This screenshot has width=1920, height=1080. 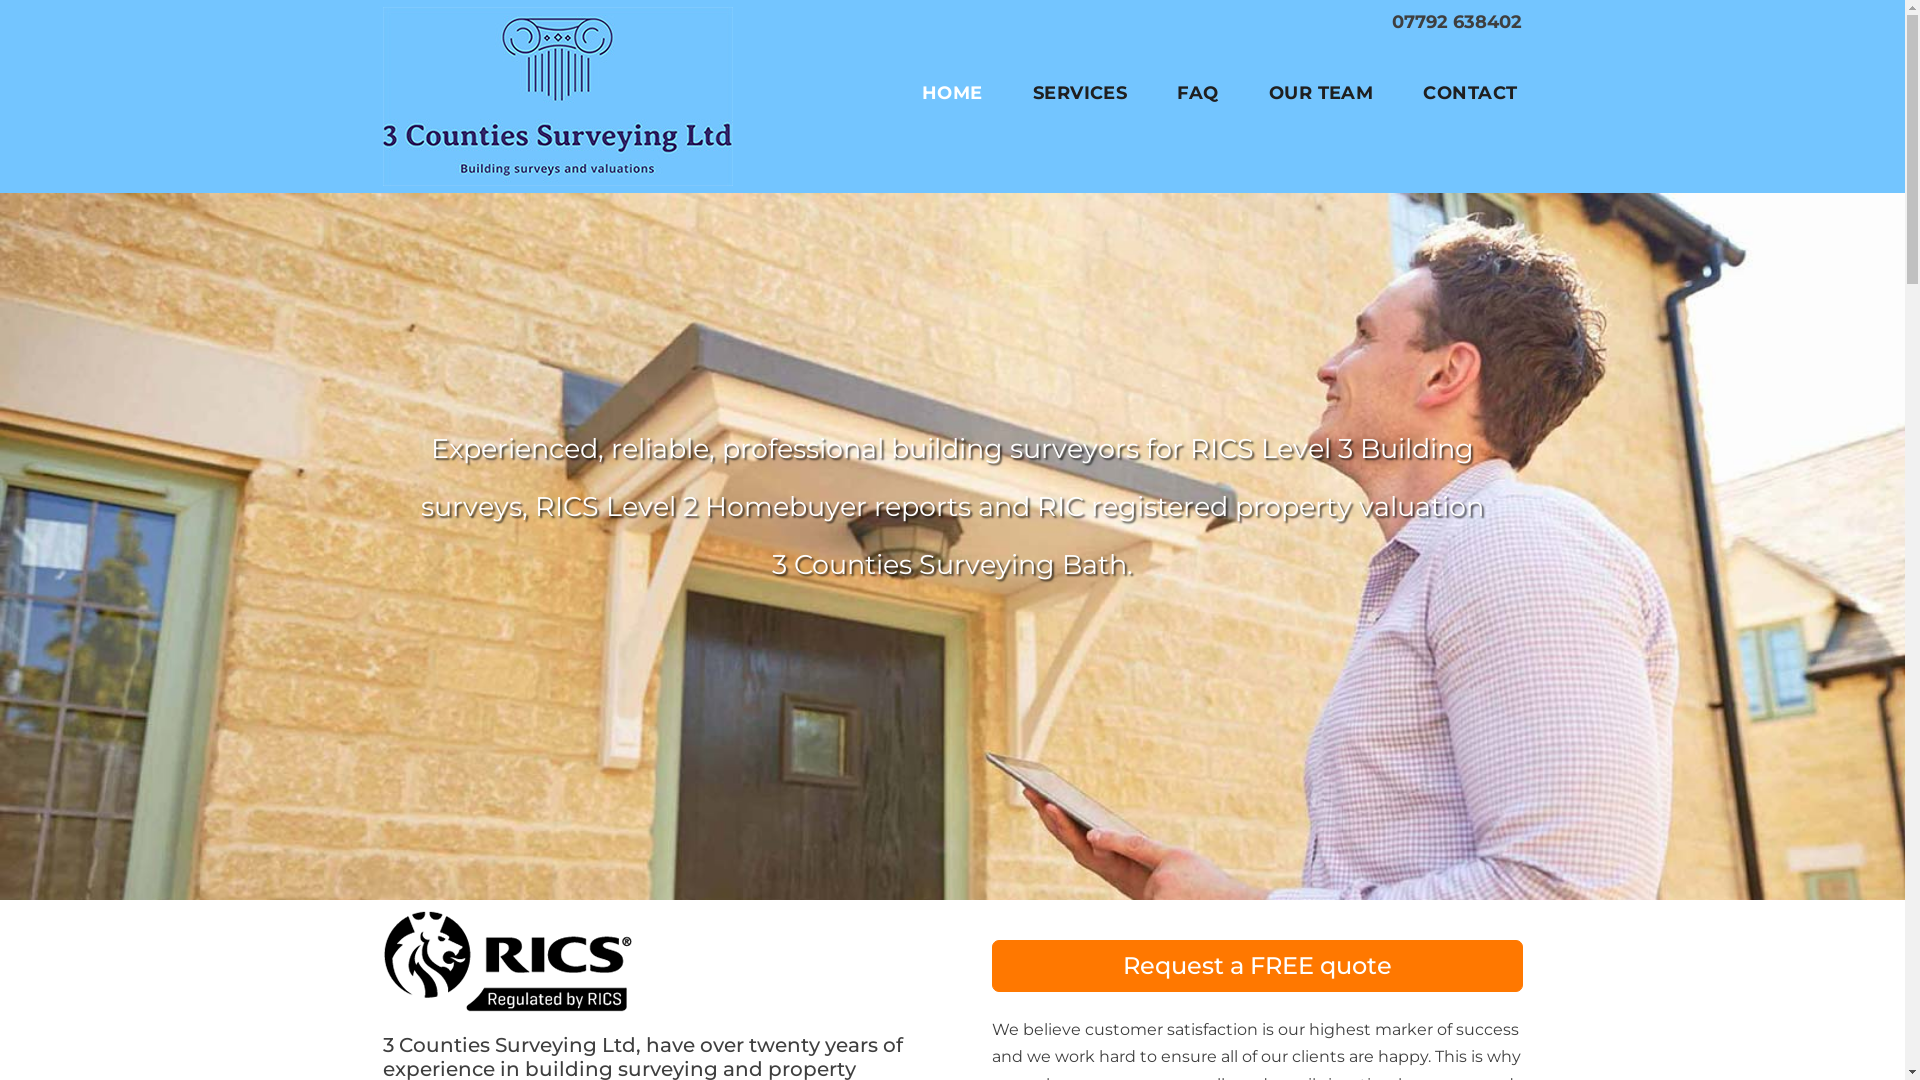 What do you see at coordinates (920, 92) in the screenshot?
I see `'HOME'` at bounding box center [920, 92].